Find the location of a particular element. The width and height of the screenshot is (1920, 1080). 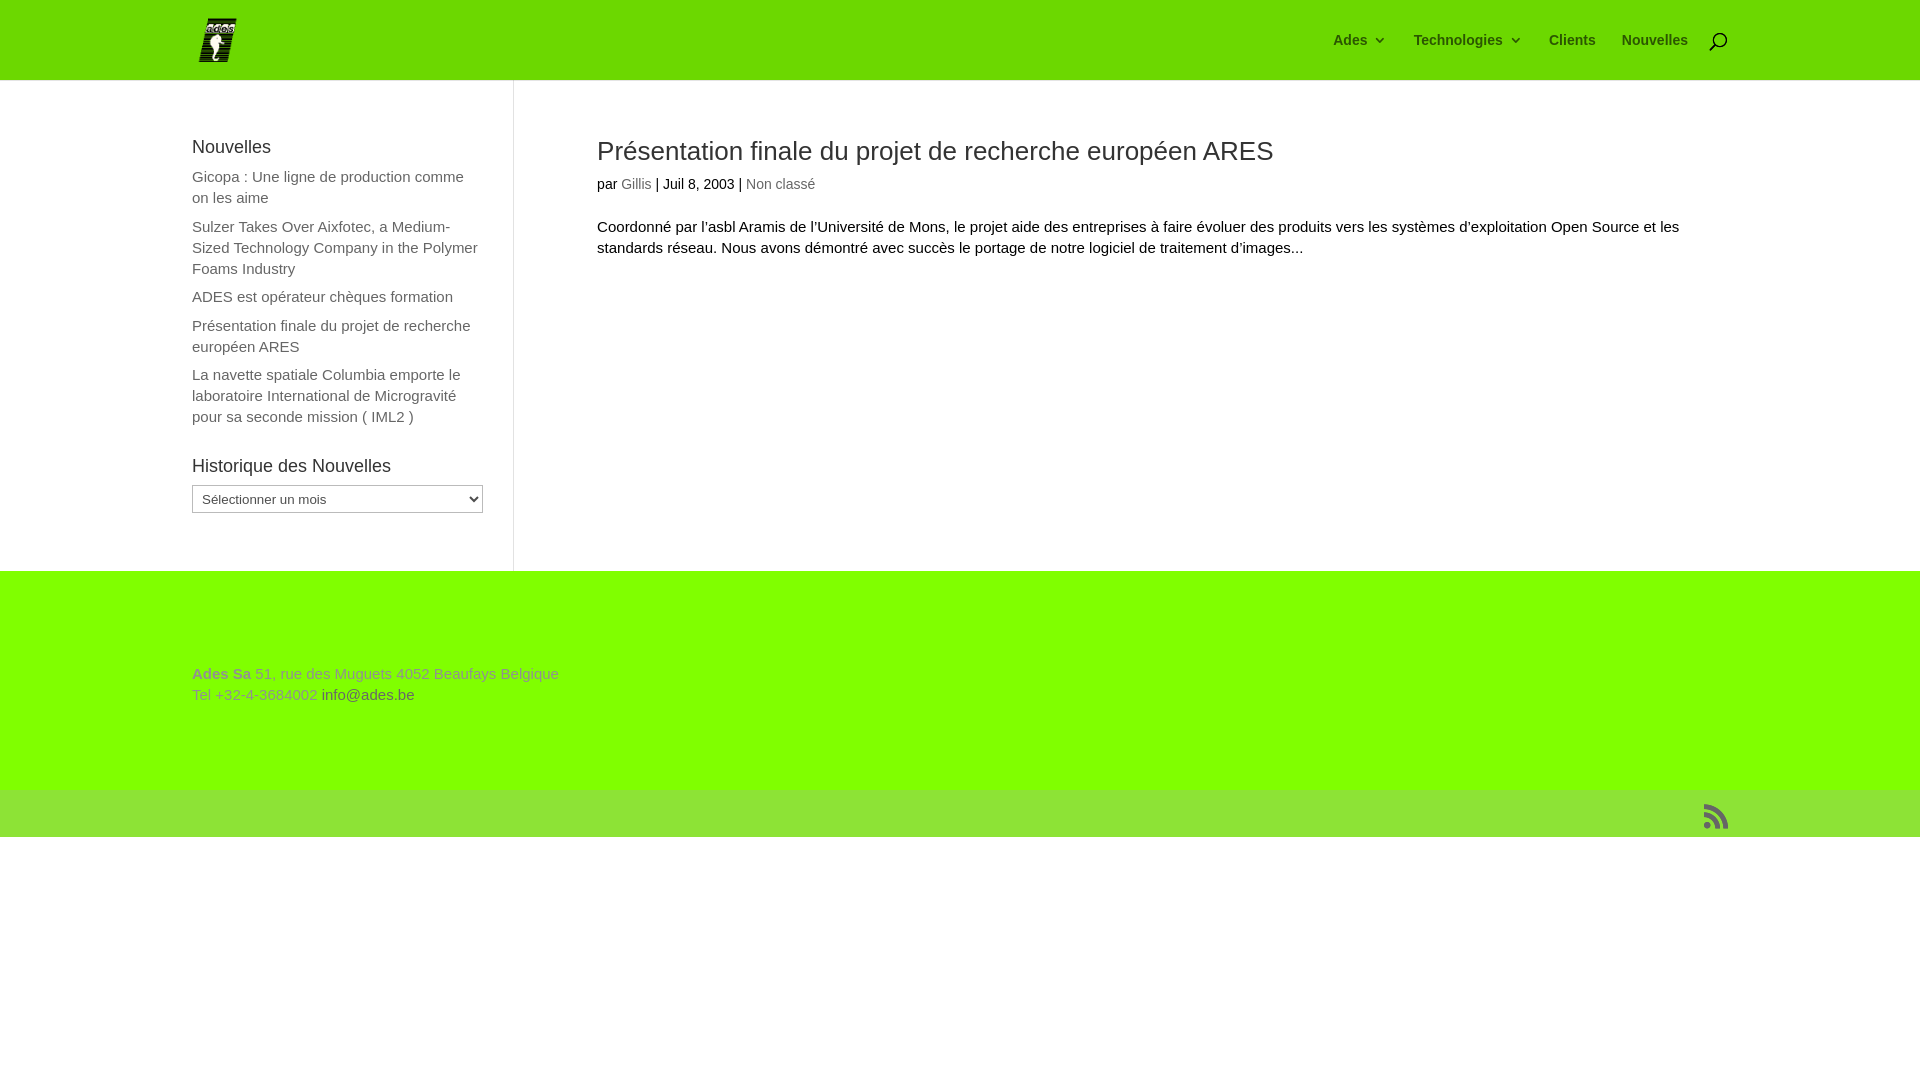

'Gicopa : Une ligne de production comme on les aime' is located at coordinates (327, 186).